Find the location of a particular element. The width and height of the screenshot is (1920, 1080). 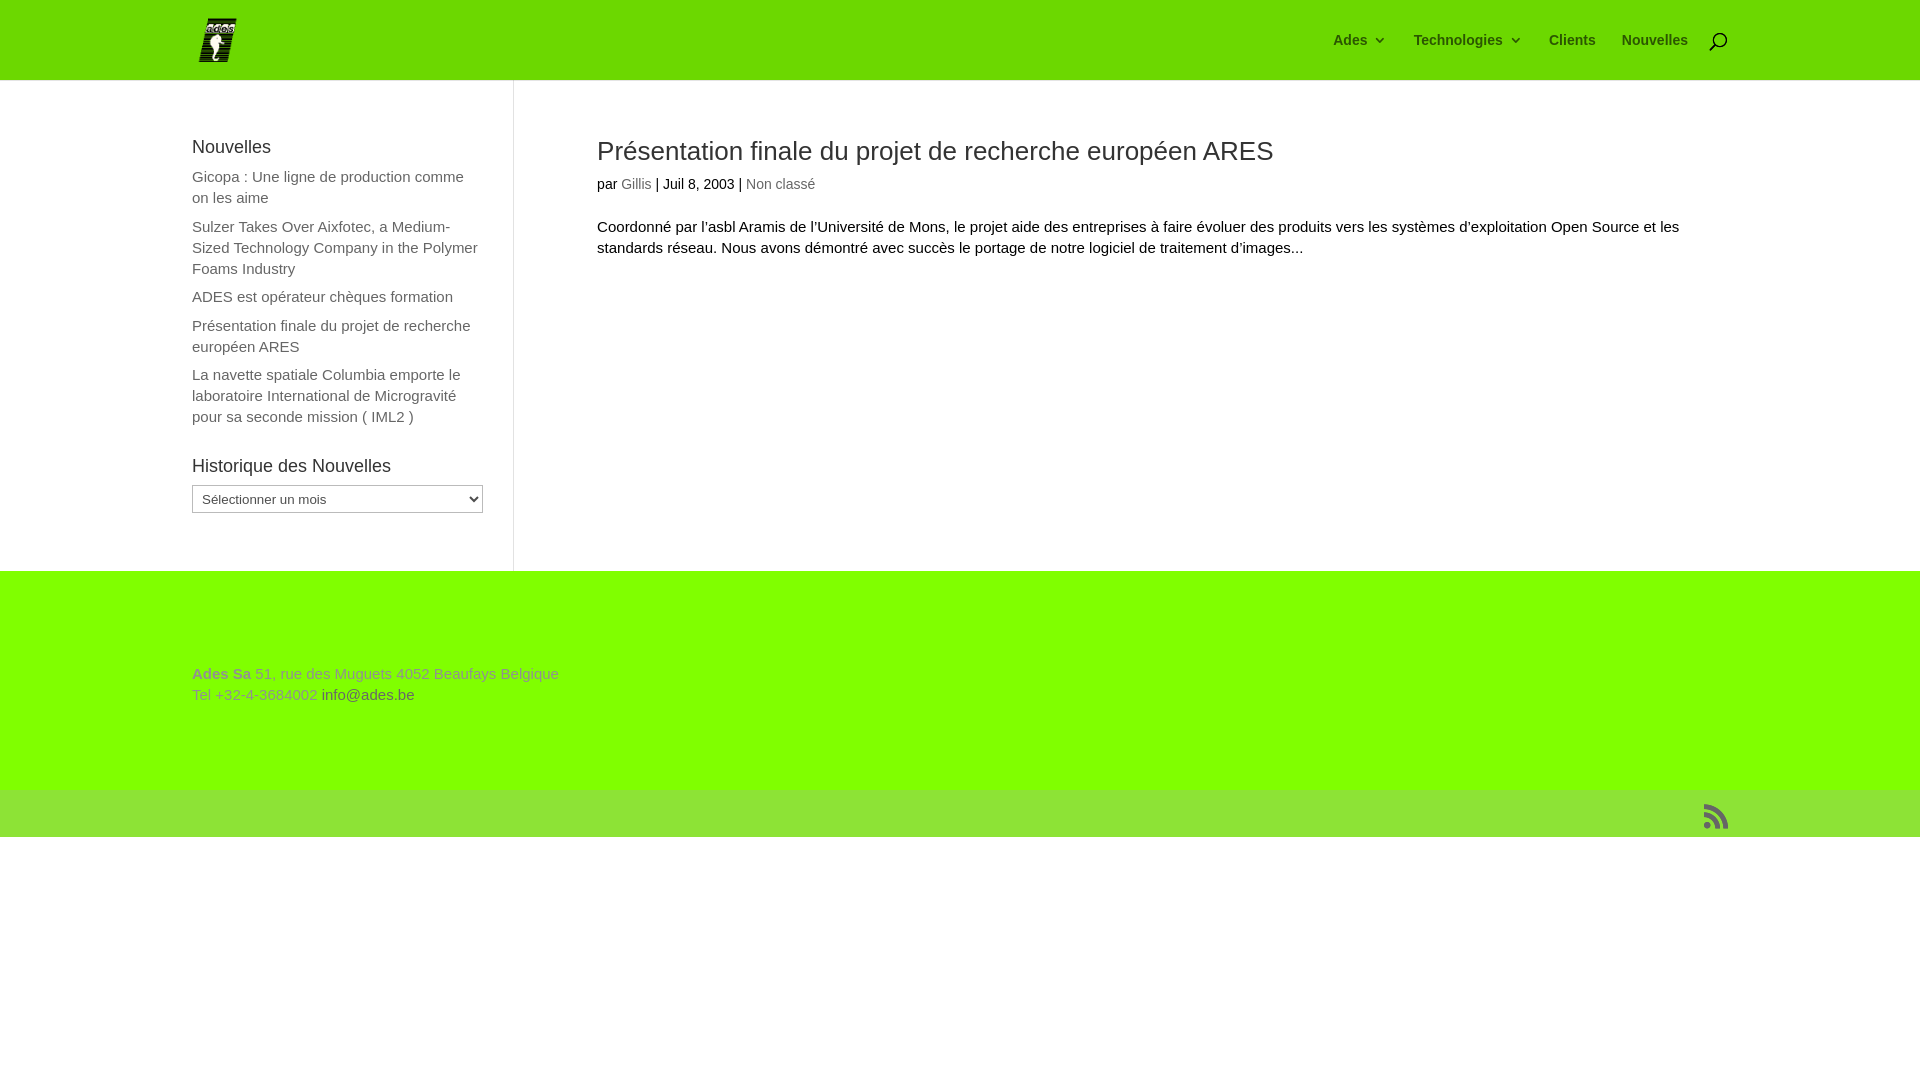

'Gicopa : Une ligne de production comme on les aime' is located at coordinates (327, 186).